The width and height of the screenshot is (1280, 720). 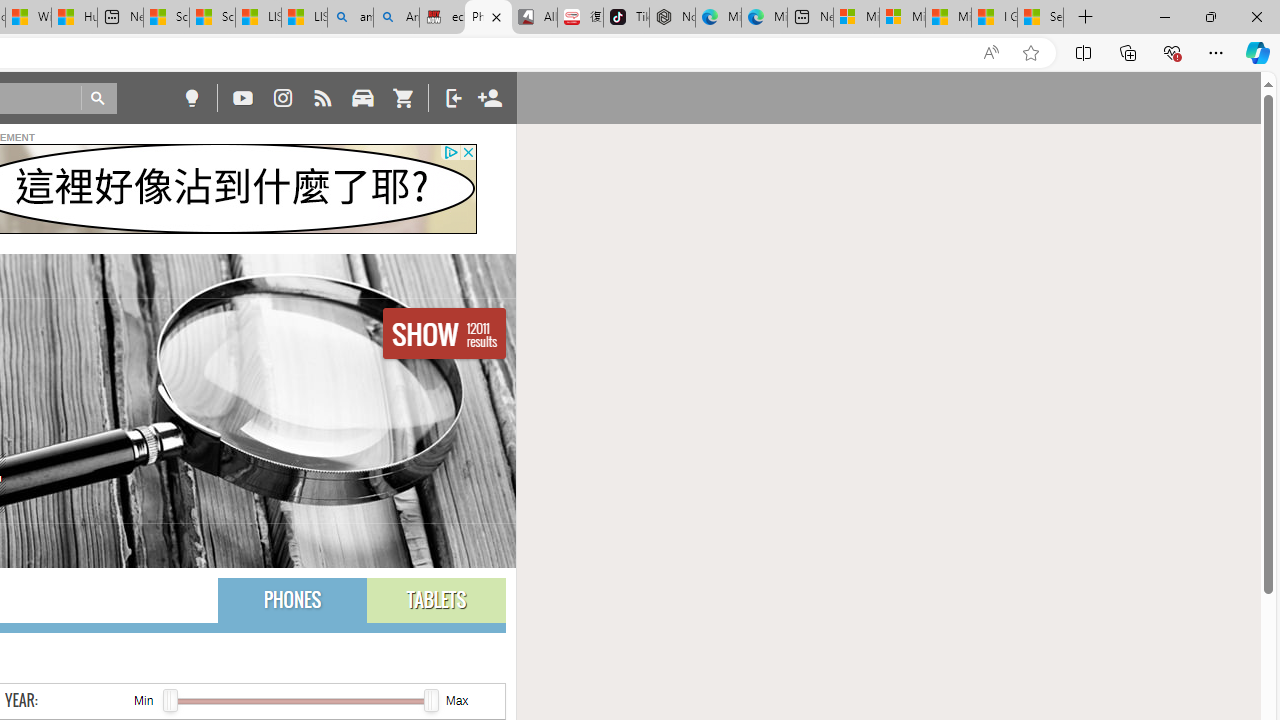 I want to click on 'PHONES', so click(x=291, y=599).